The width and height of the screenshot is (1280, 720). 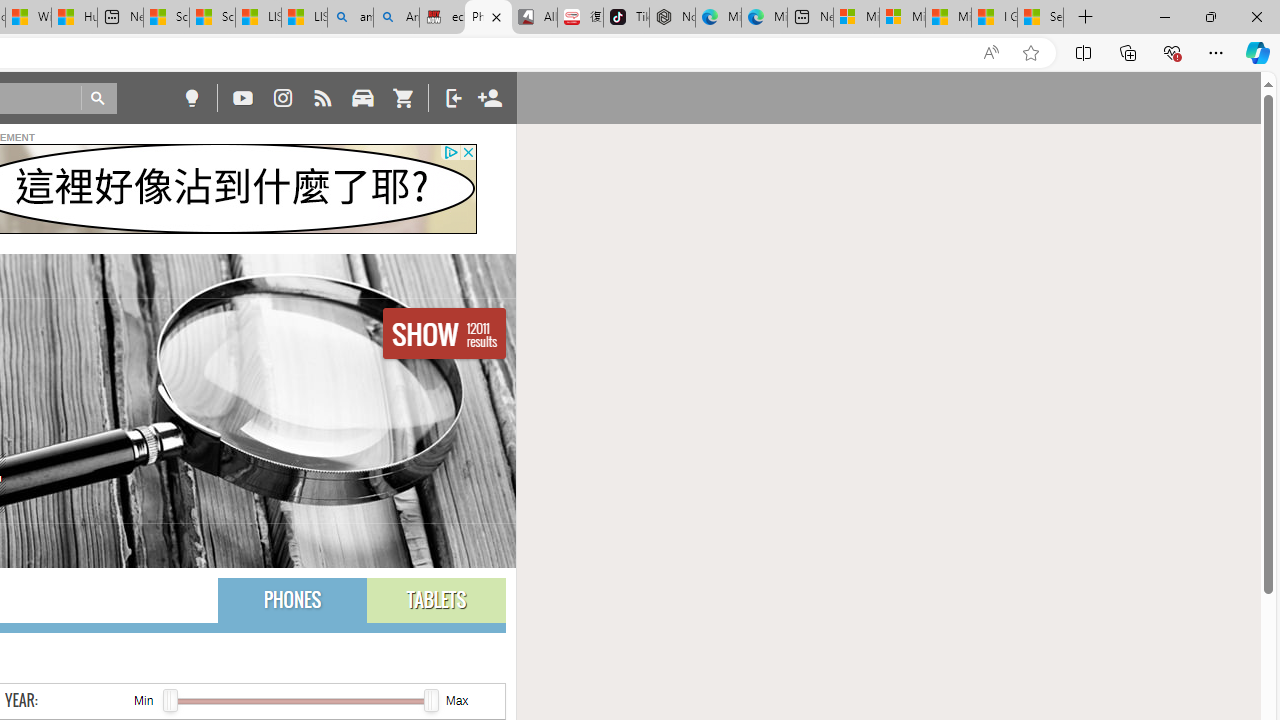 I want to click on 'PHONES', so click(x=291, y=599).